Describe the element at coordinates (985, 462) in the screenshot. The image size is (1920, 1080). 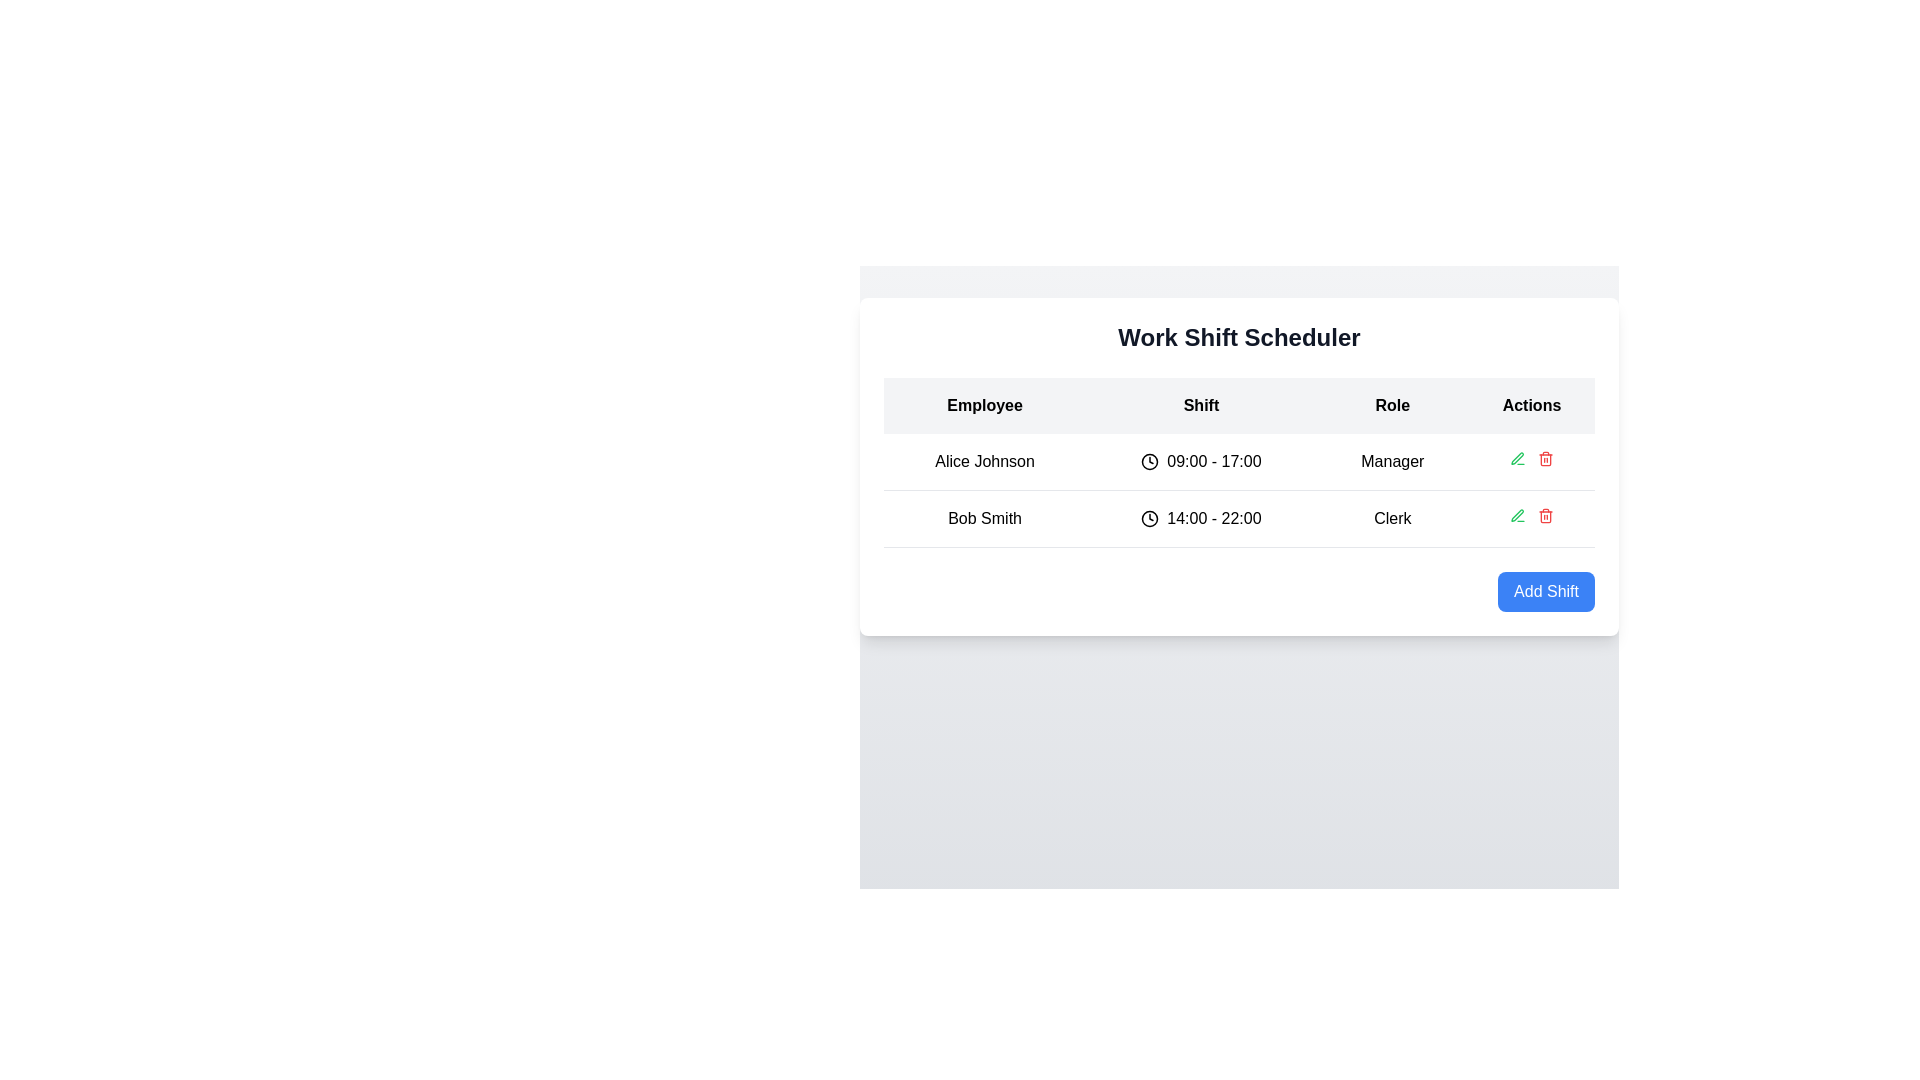
I see `the text label representing an employee's name in the first row of the table under the 'Employee' column` at that location.